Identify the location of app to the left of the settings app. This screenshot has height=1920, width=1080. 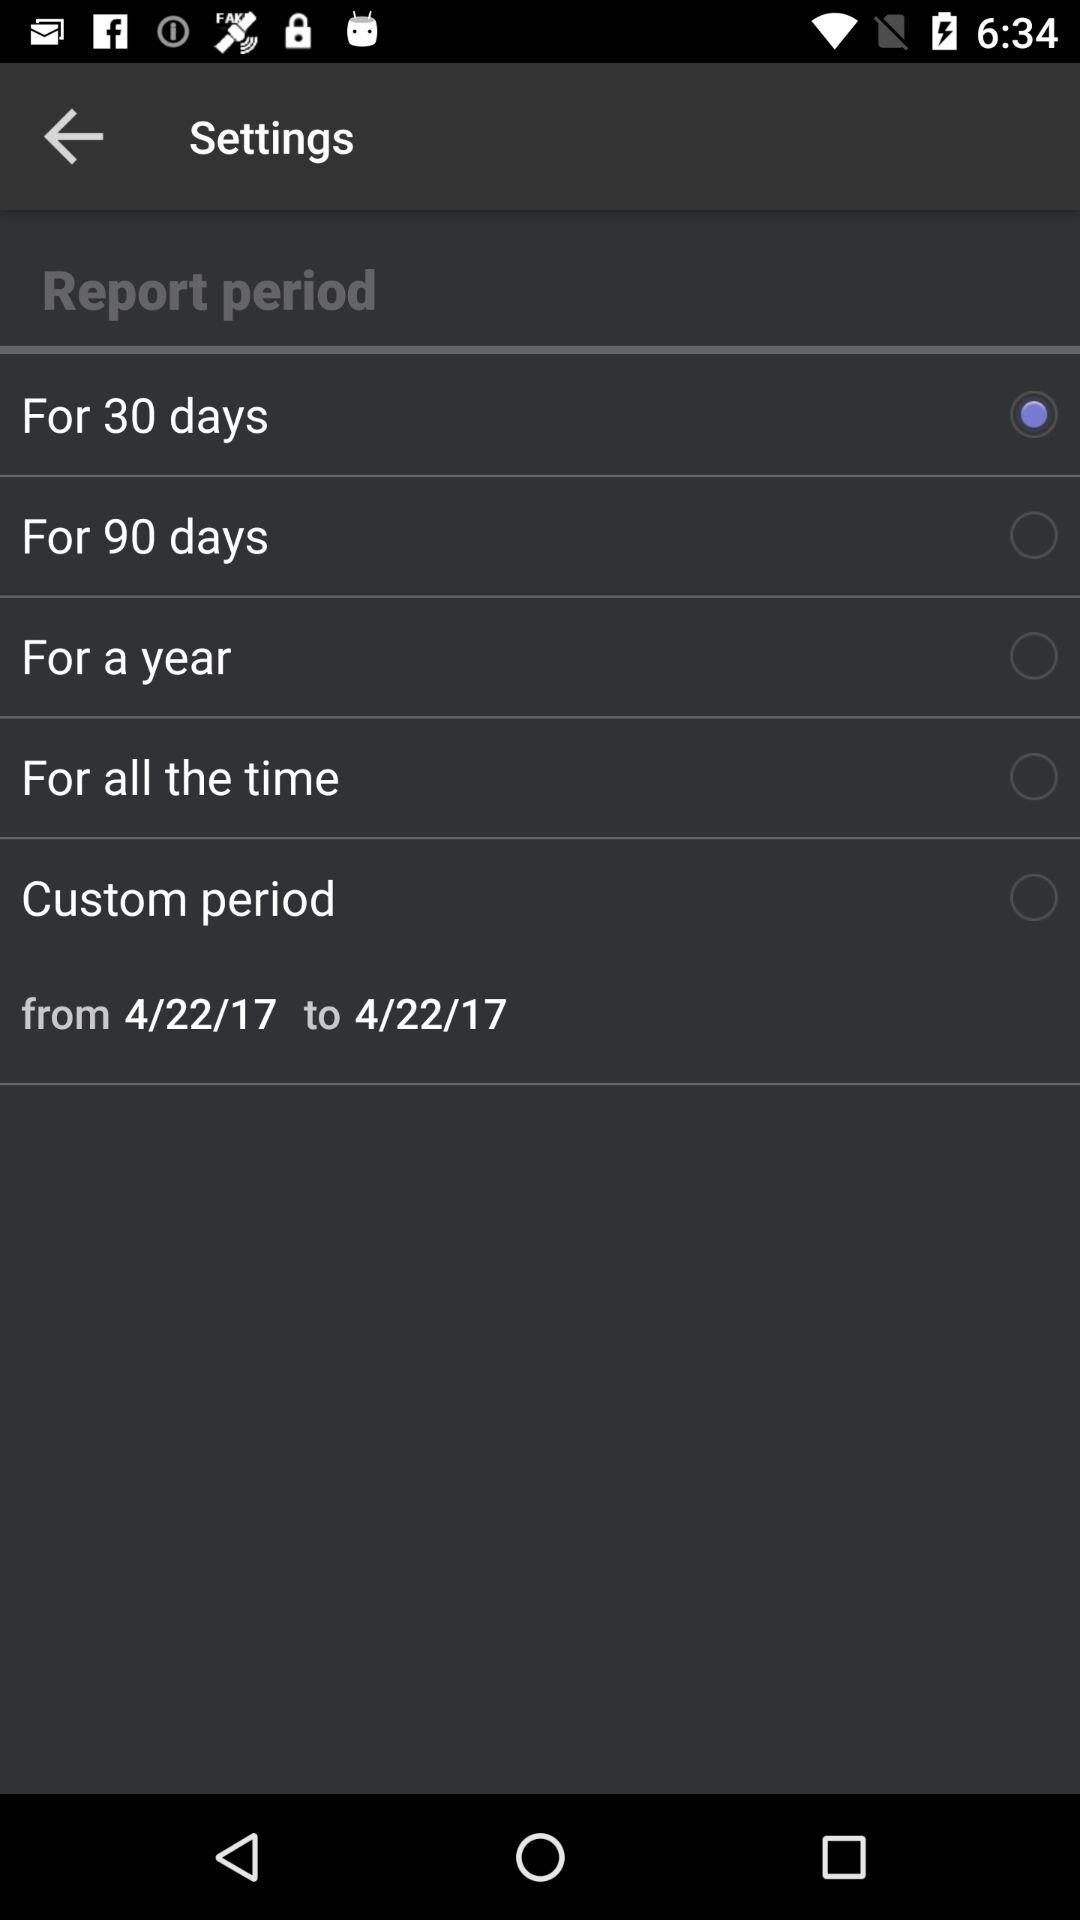
(72, 135).